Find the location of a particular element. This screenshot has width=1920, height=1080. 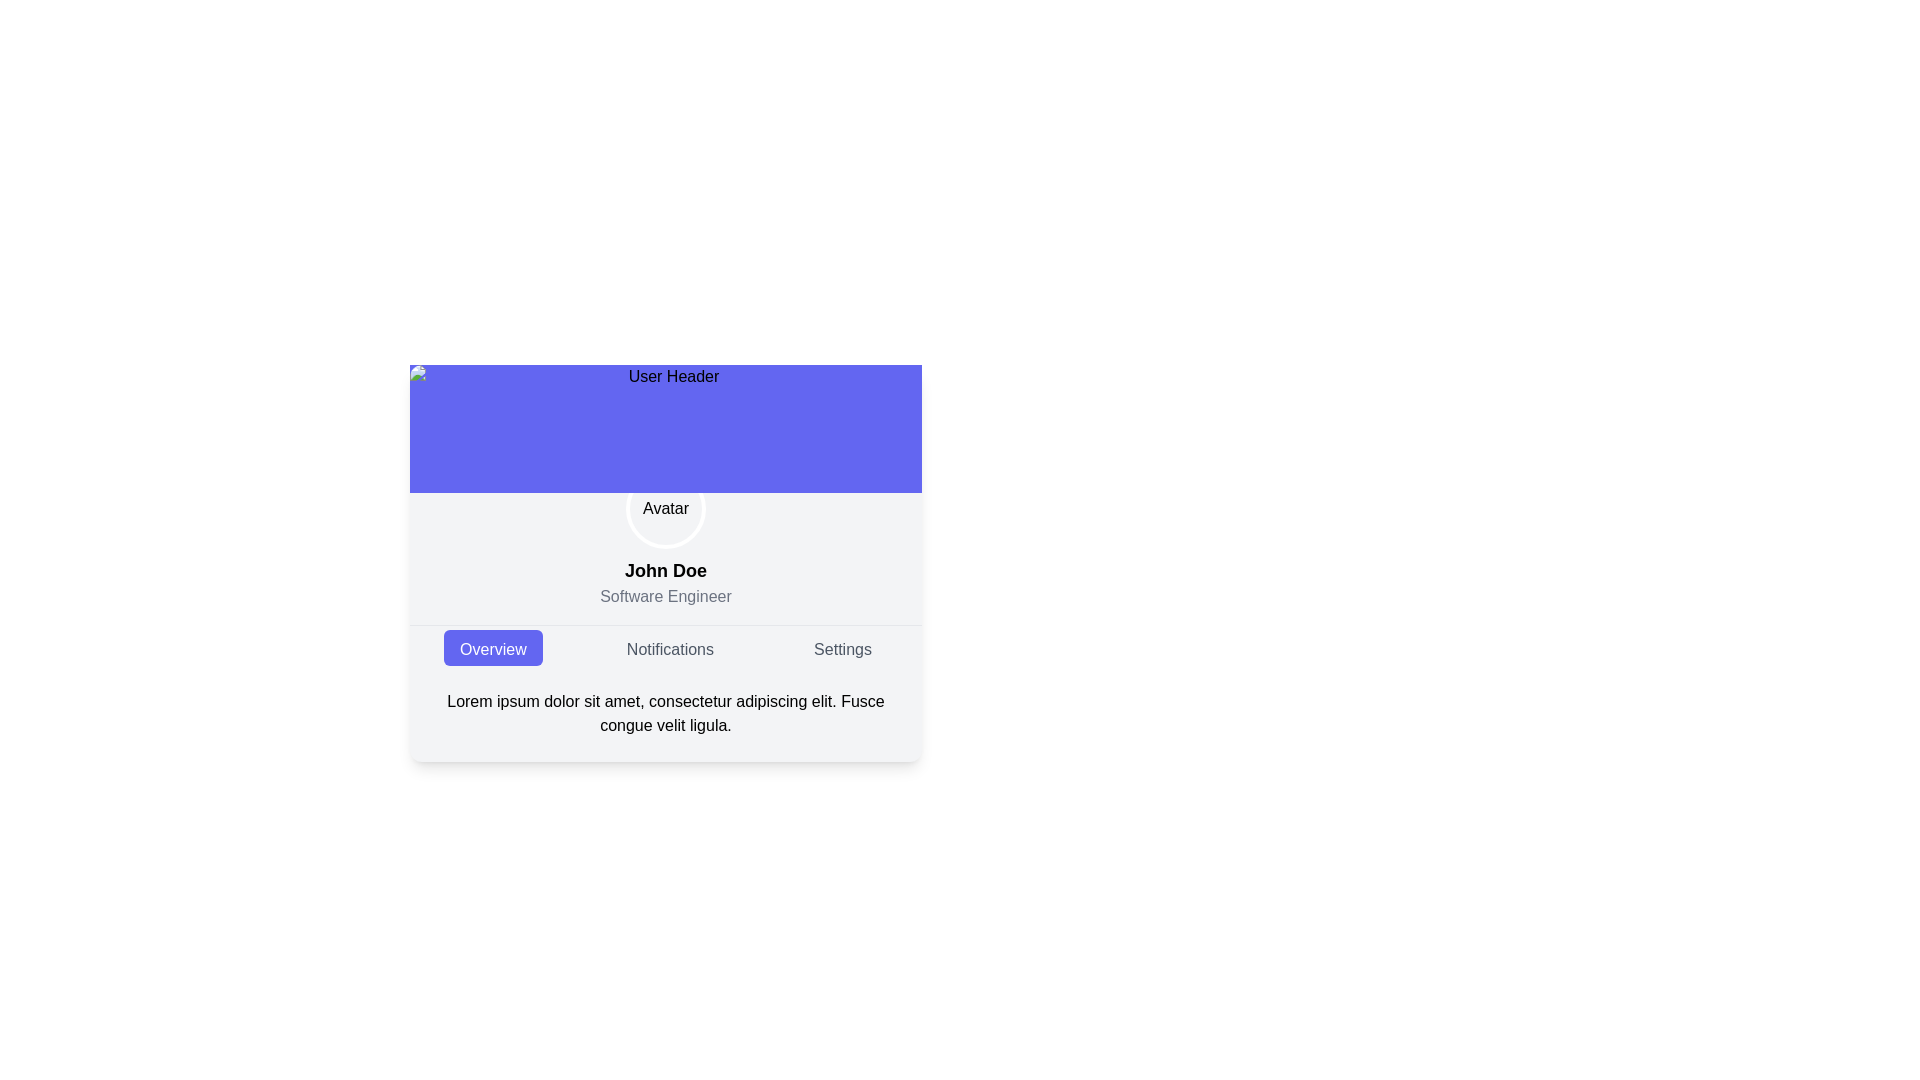

the Profile section which displays the user's avatar, name, and job title to interact with its sub-elements is located at coordinates (666, 563).